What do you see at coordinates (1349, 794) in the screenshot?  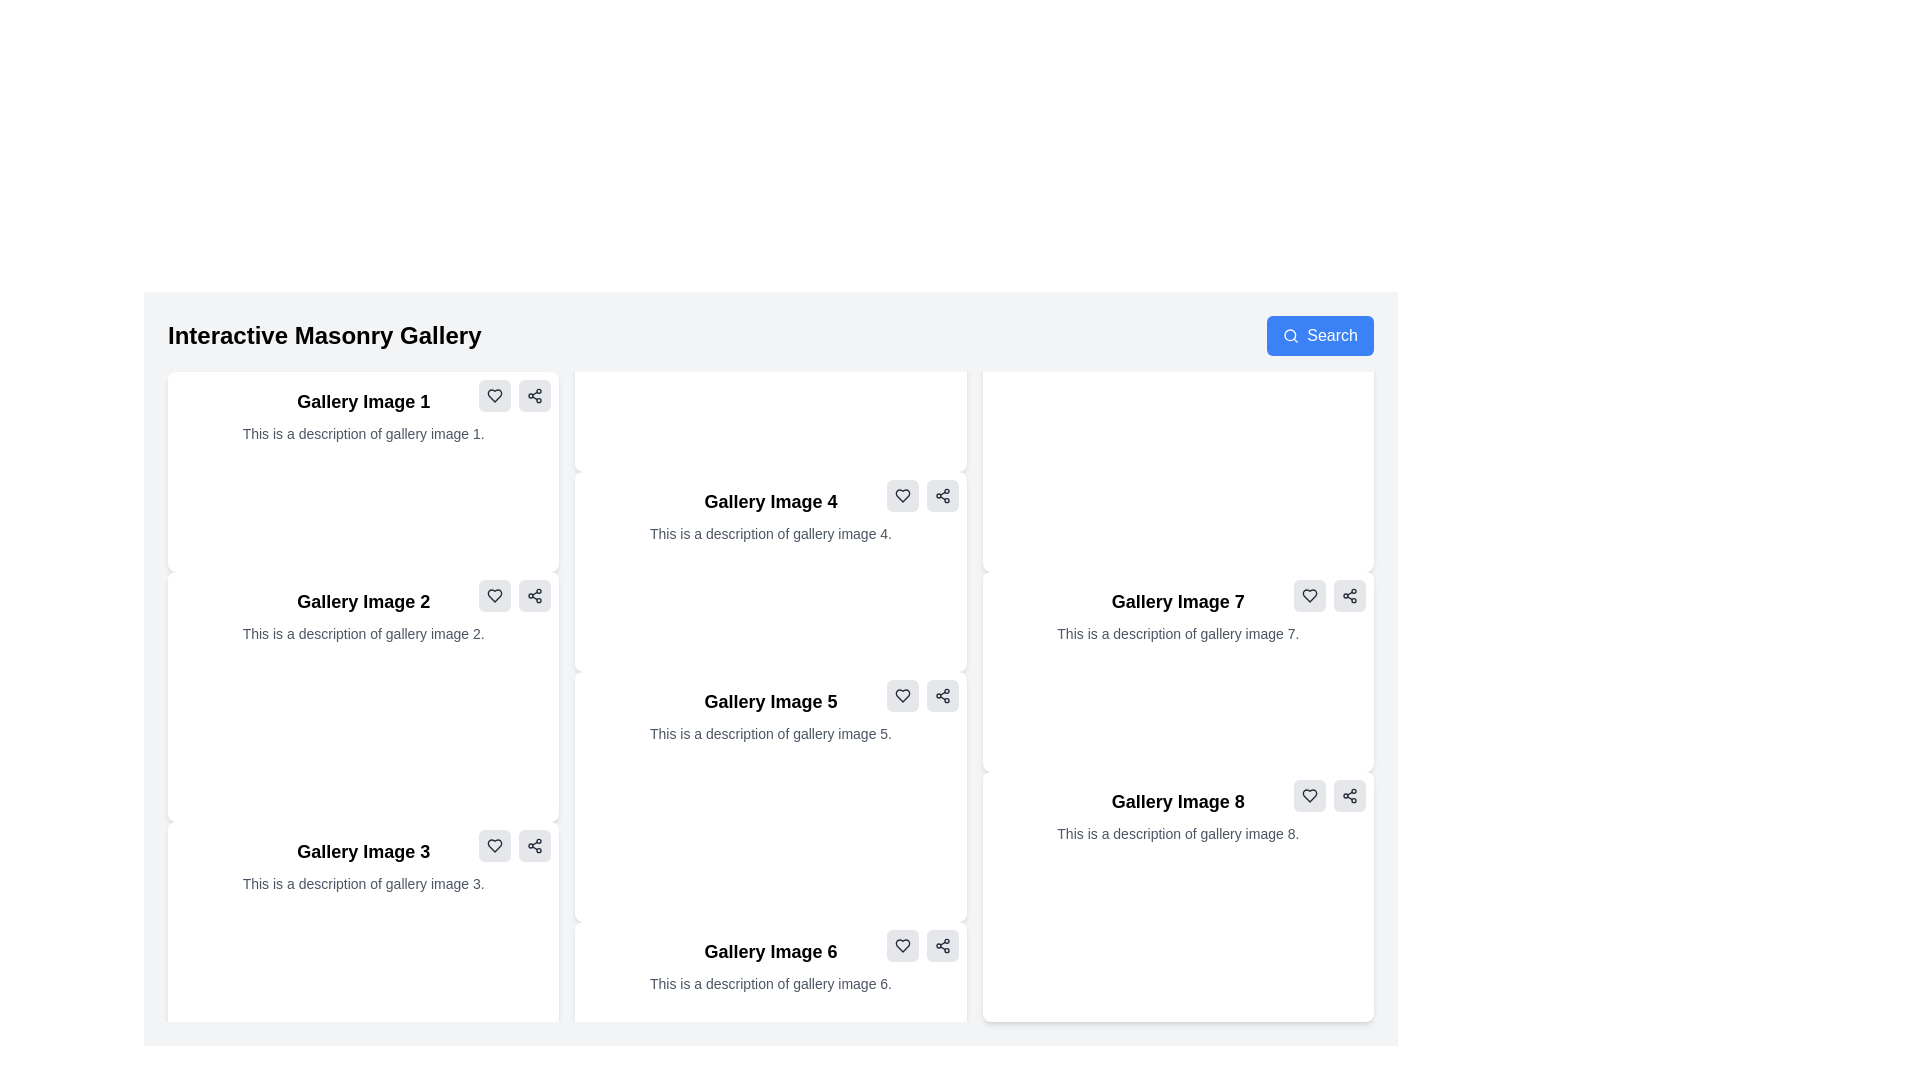 I see `the 'share' icon located at the top right corner of the 'Gallery Image 8' card` at bounding box center [1349, 794].